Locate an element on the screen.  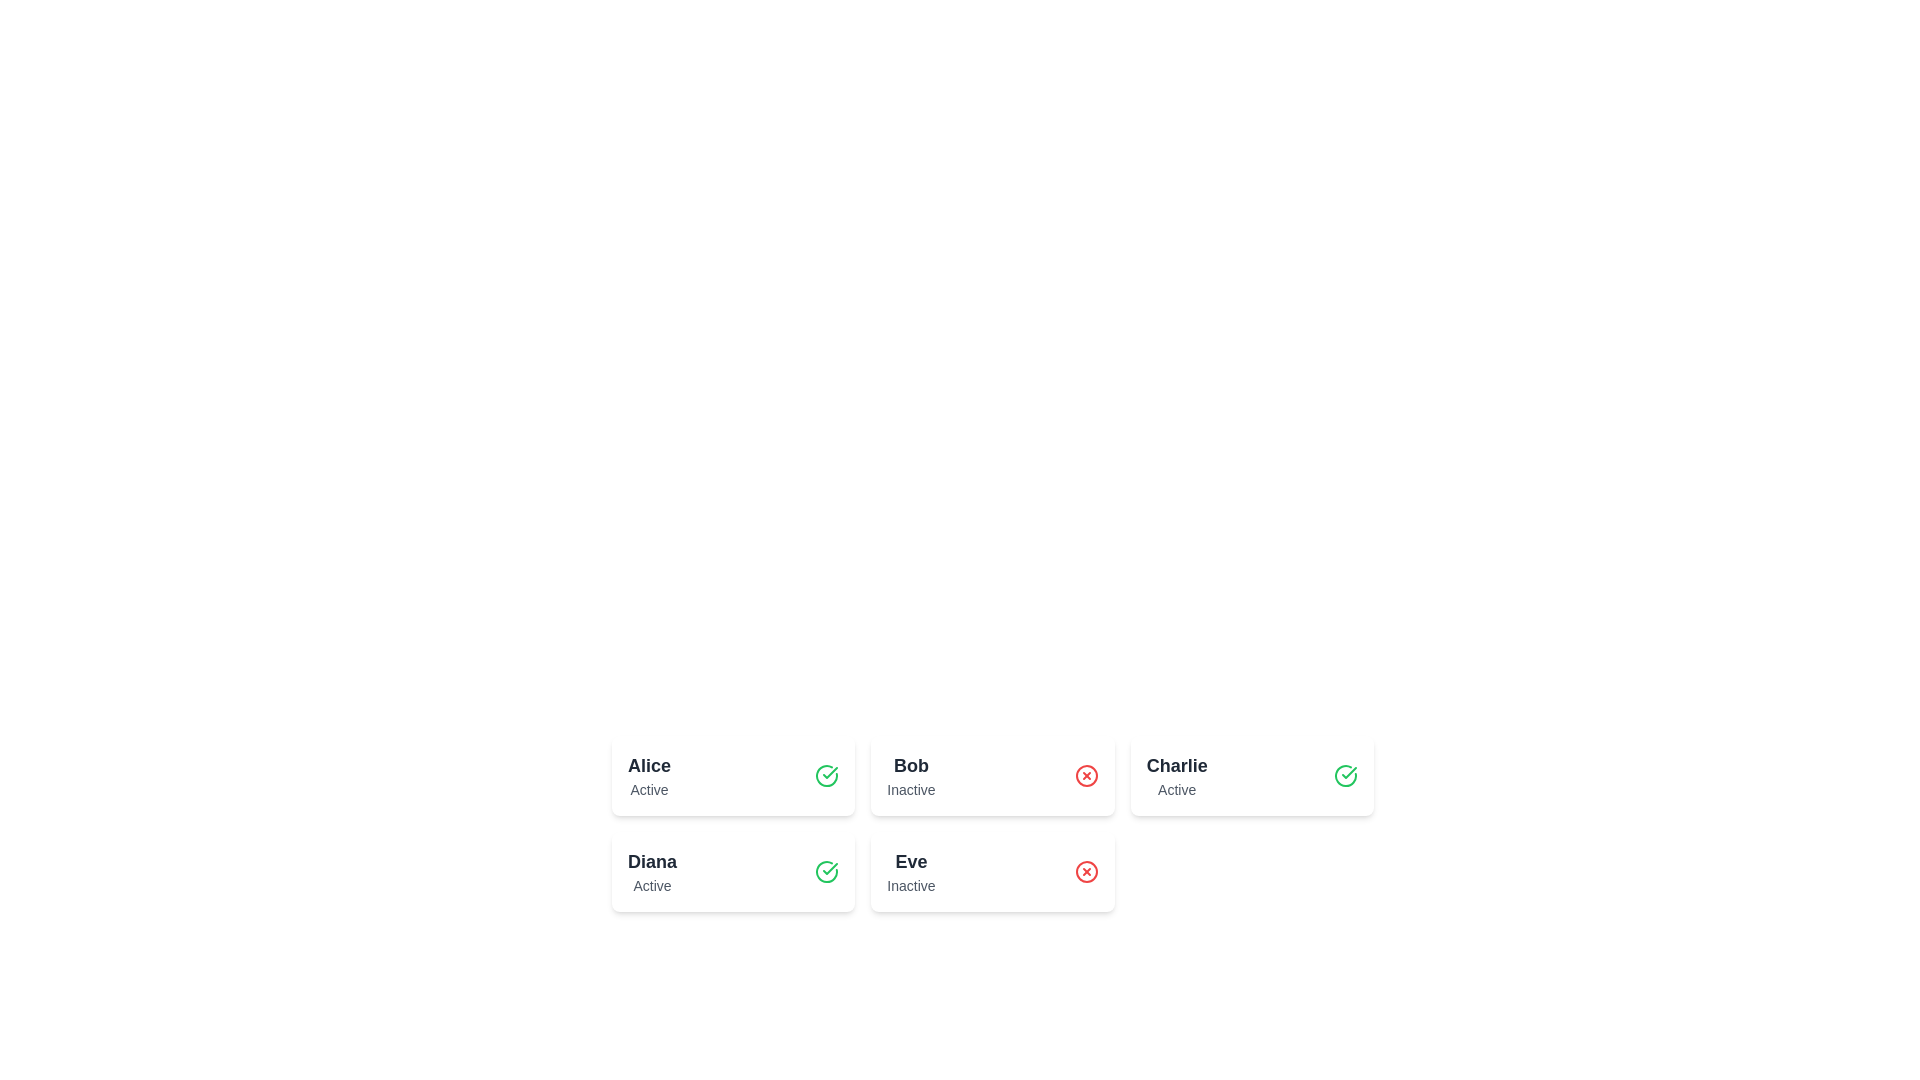
contents of the Informational Card representing Bob, which indicates his status as 'Inactive', located in the second card of the top row in a 2x3 grid layout is located at coordinates (993, 774).